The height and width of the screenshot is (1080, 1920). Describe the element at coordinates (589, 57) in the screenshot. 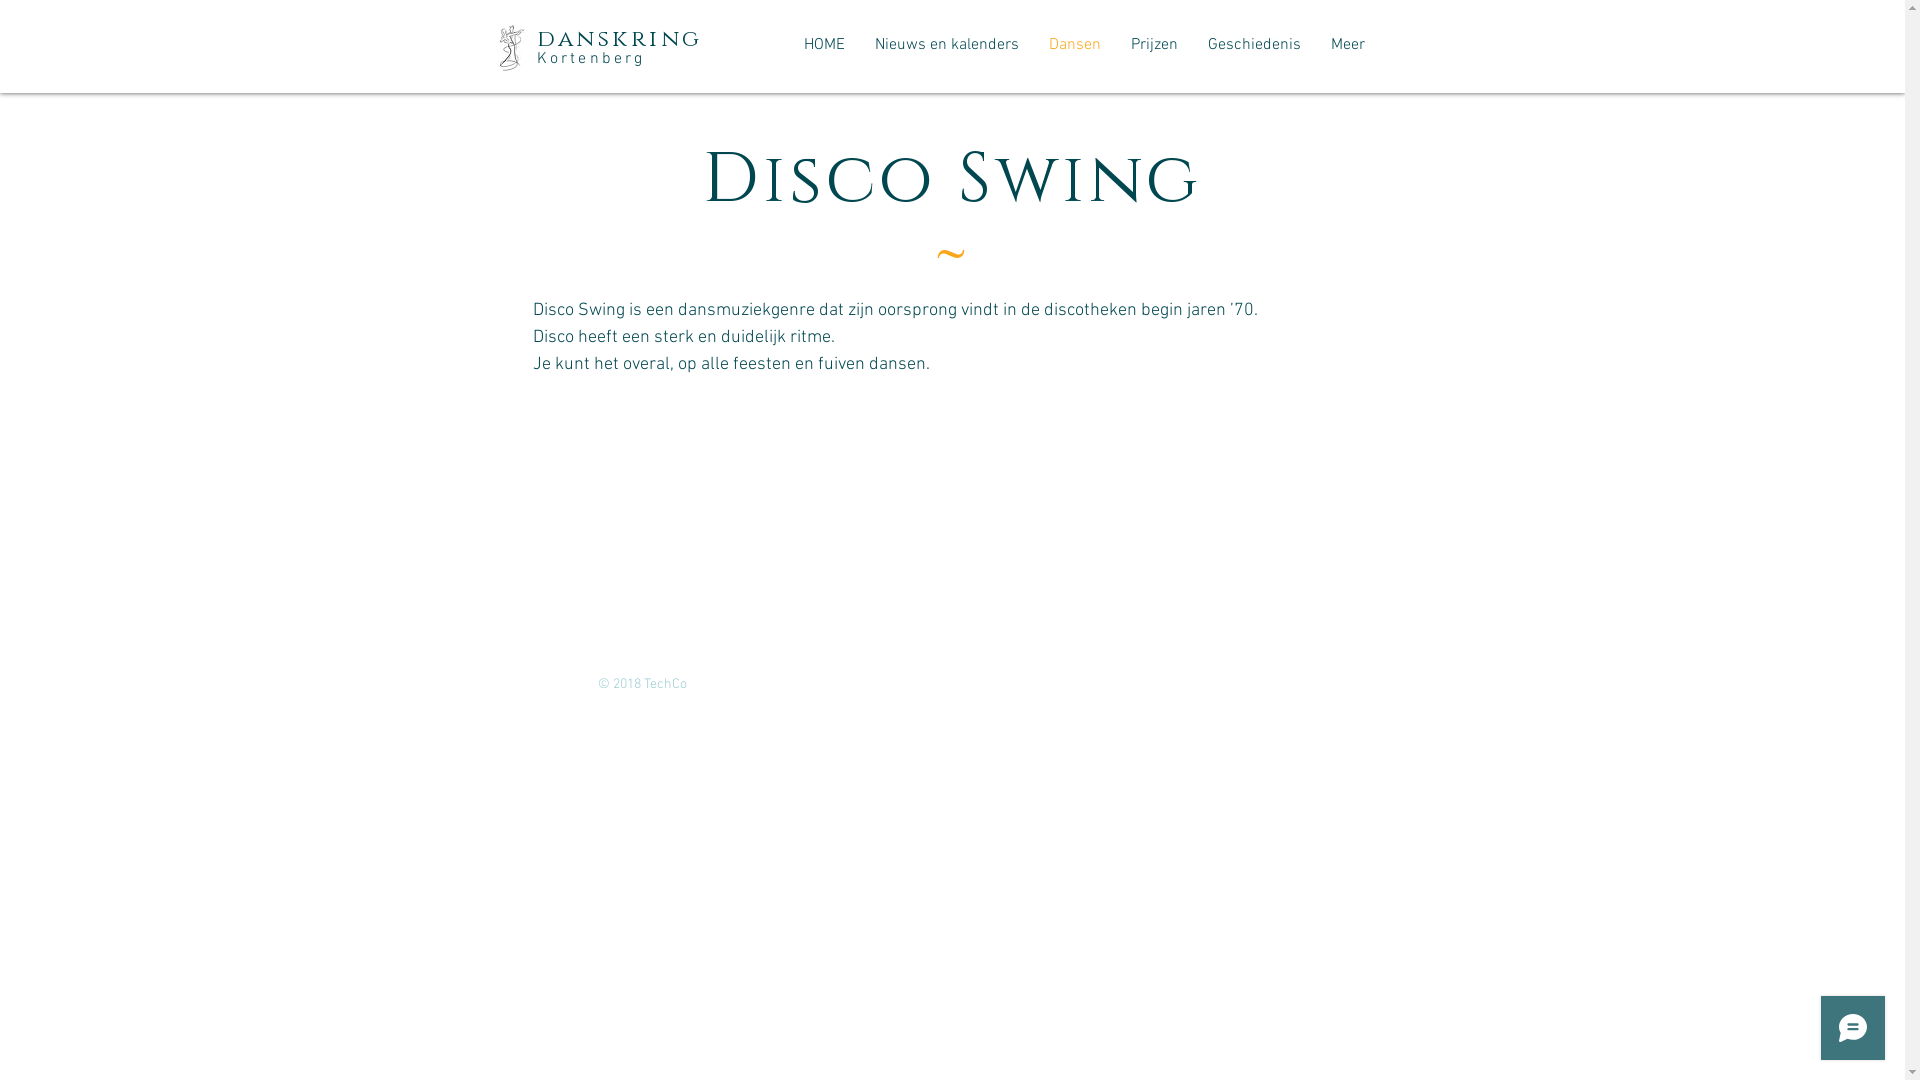

I see `'Kortenberg'` at that location.